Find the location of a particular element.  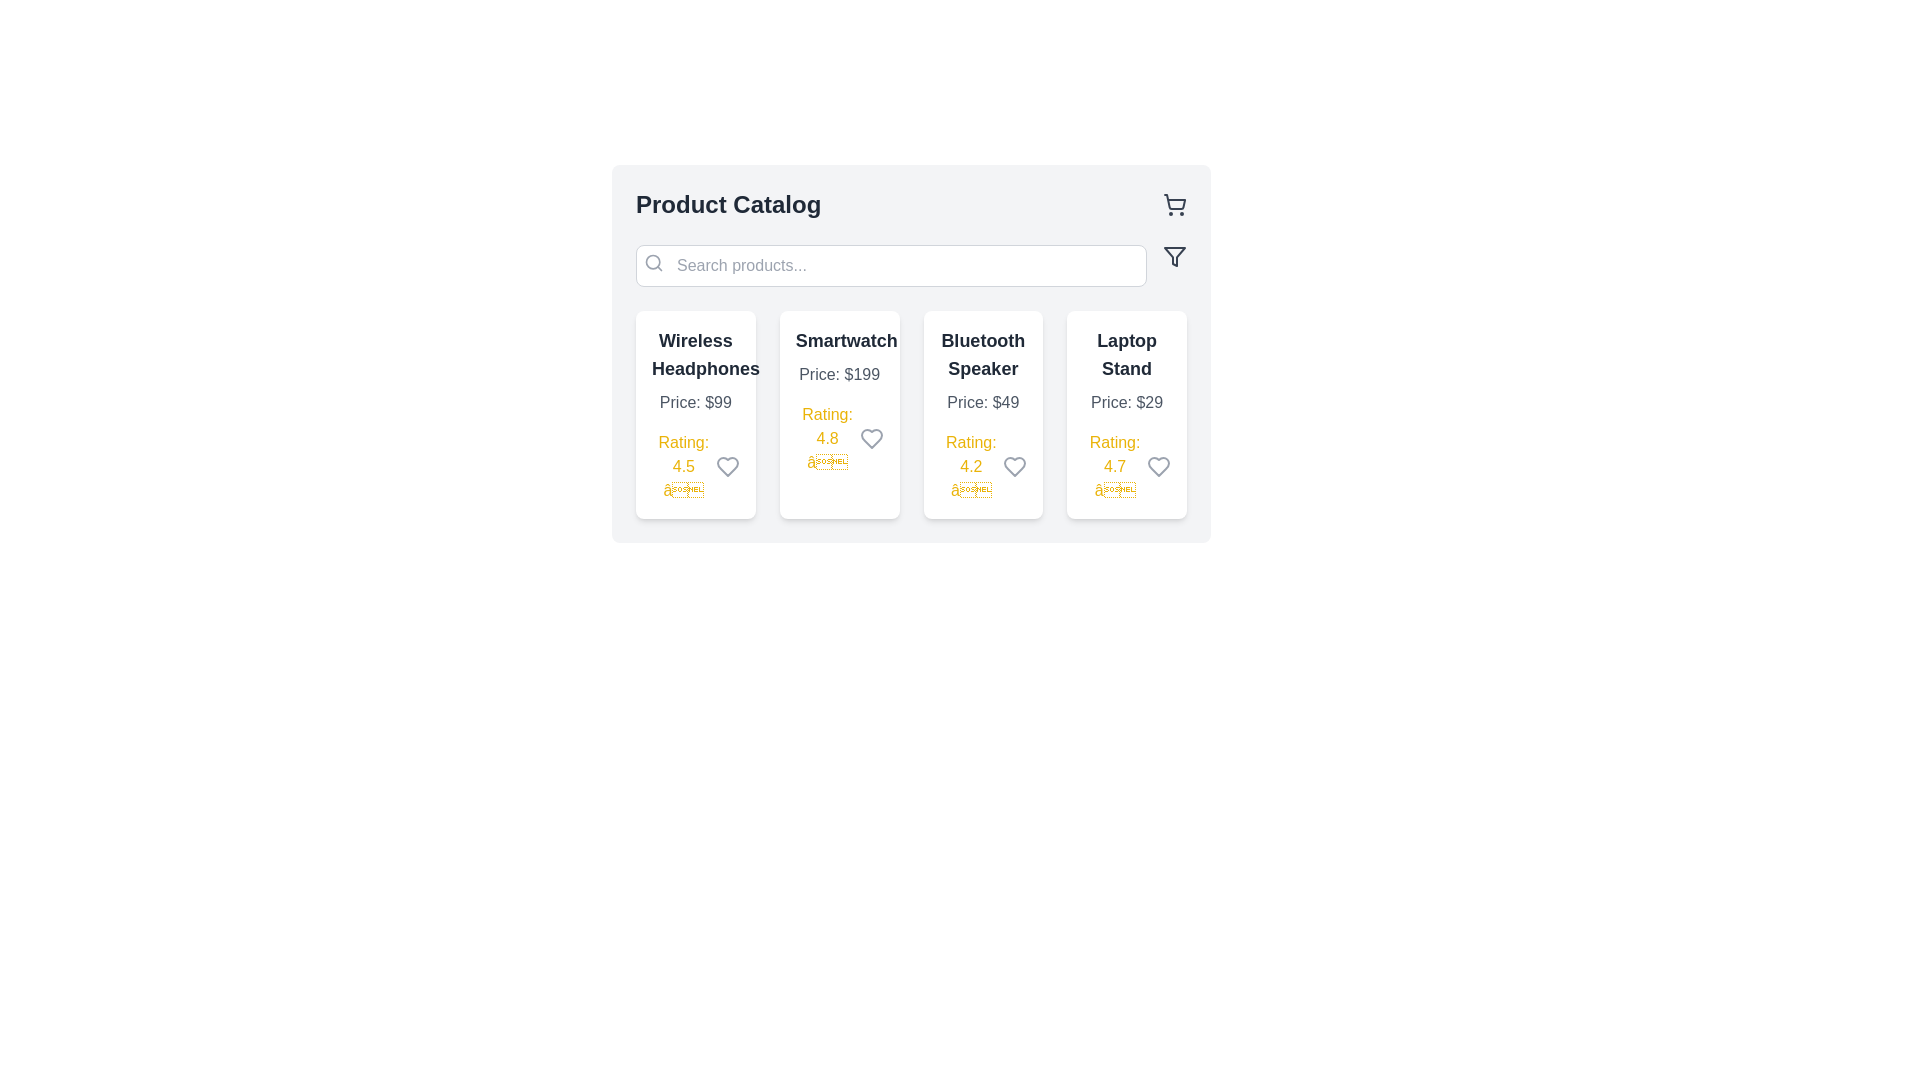

the favorite or like button located at the bottom of the 'Bluetooth Speaker' product card is located at coordinates (1015, 466).